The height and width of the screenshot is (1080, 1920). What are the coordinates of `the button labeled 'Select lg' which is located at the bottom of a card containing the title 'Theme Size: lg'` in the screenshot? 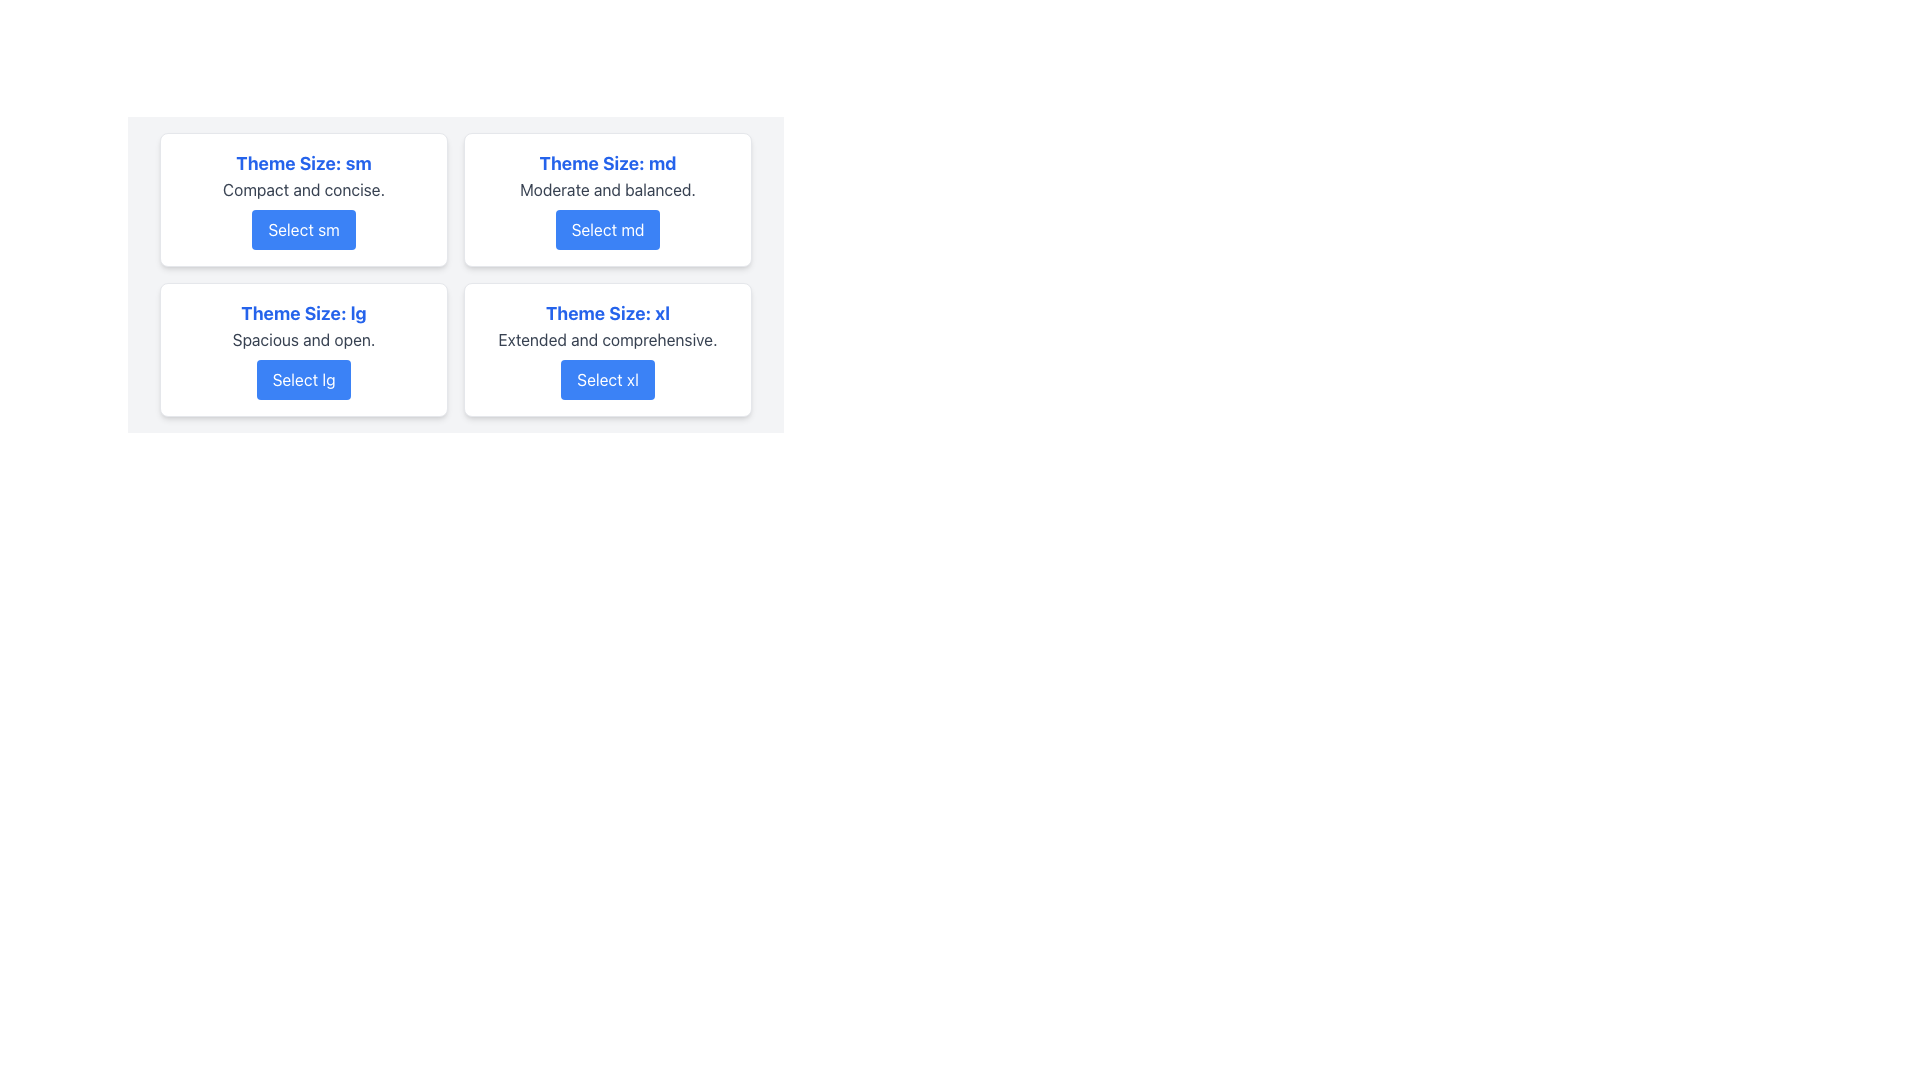 It's located at (302, 380).